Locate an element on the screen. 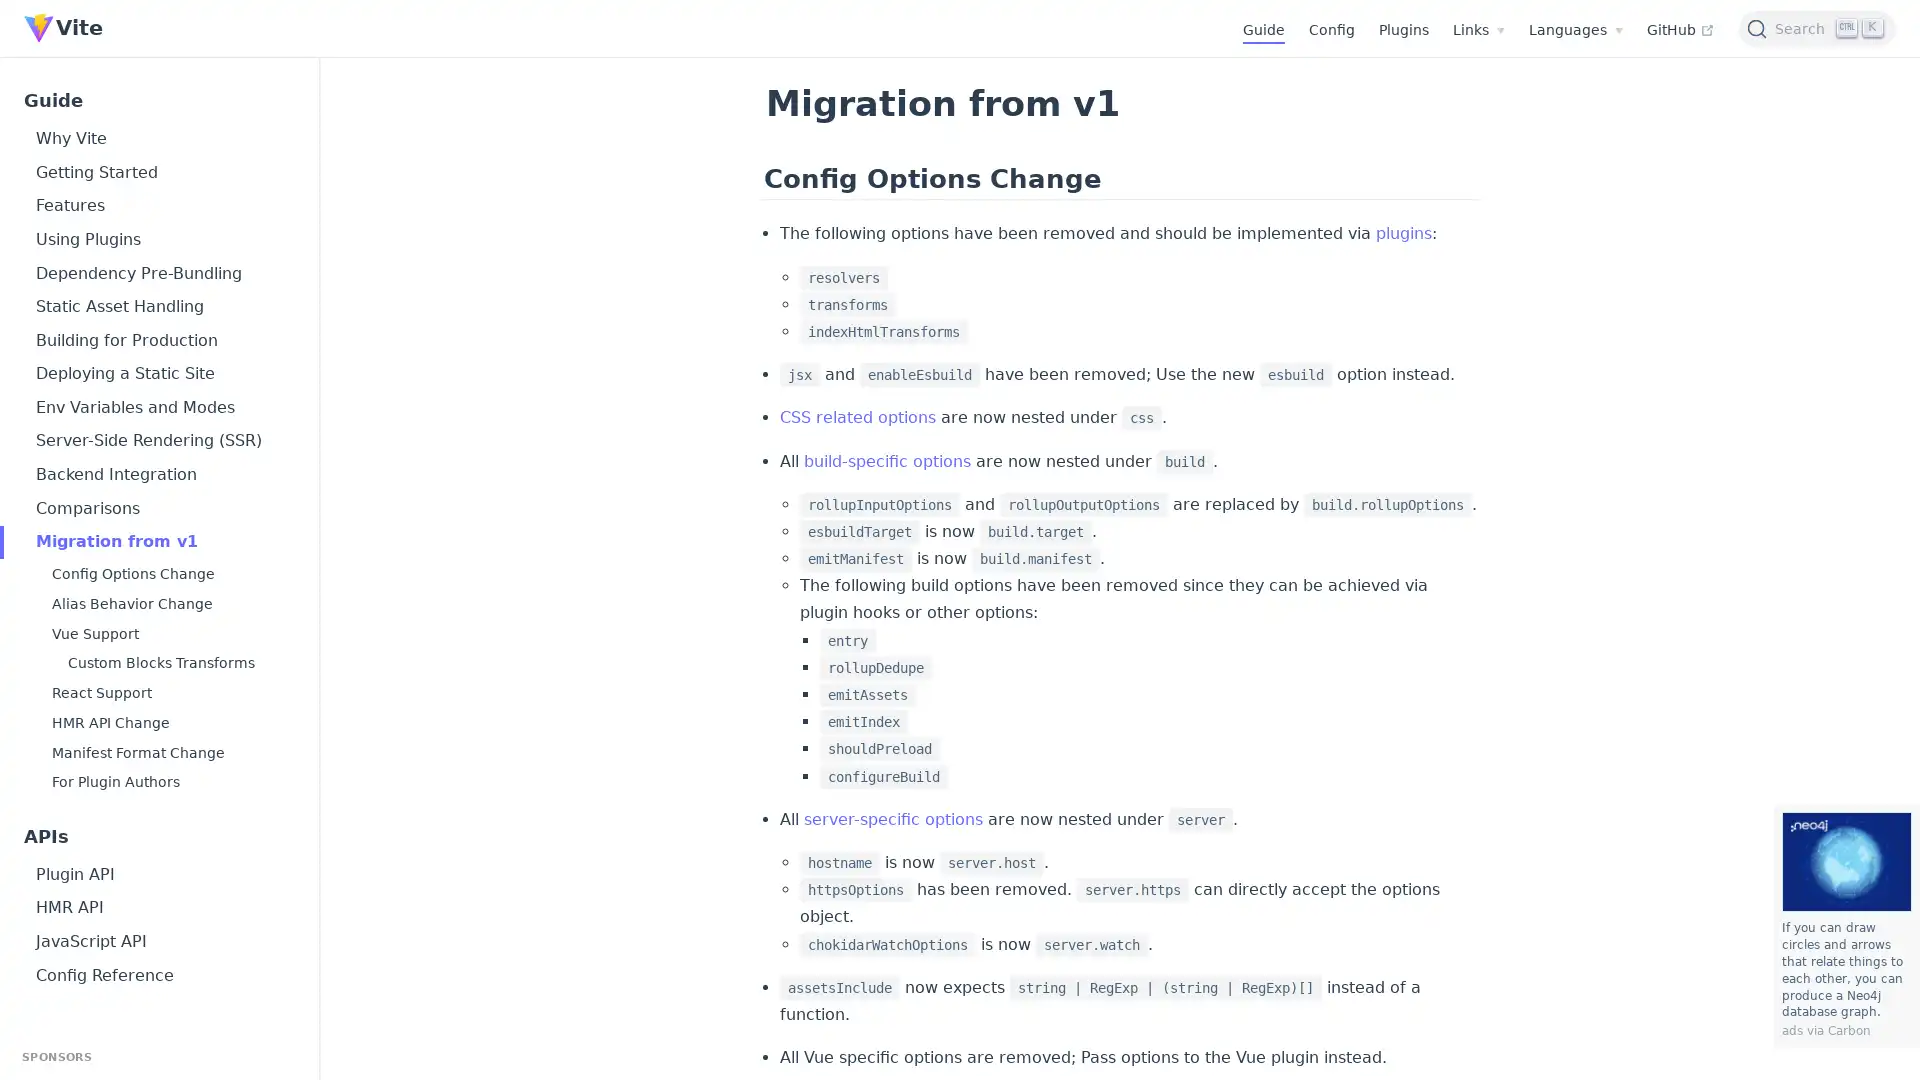 The width and height of the screenshot is (1920, 1080). Languages is located at coordinates (1574, 30).